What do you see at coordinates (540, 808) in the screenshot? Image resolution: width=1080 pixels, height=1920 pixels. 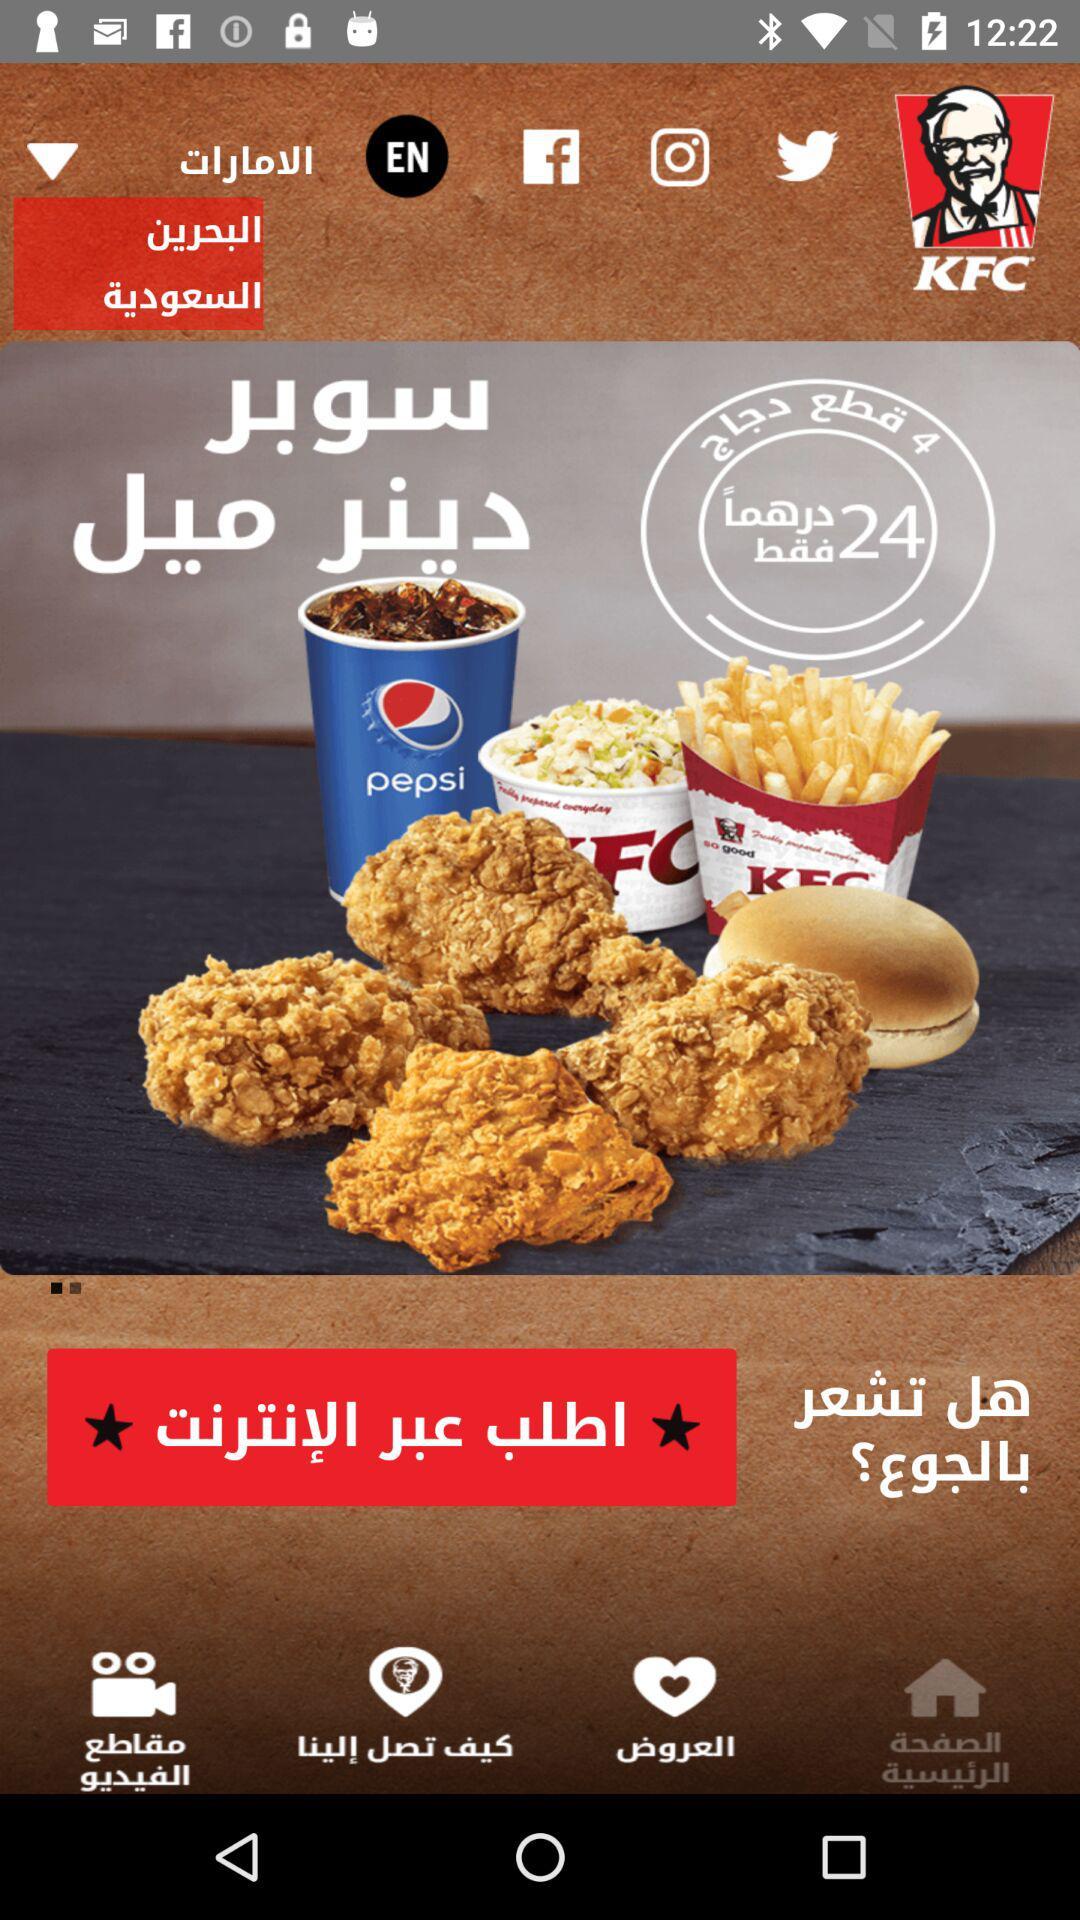 I see `the item at the center` at bounding box center [540, 808].